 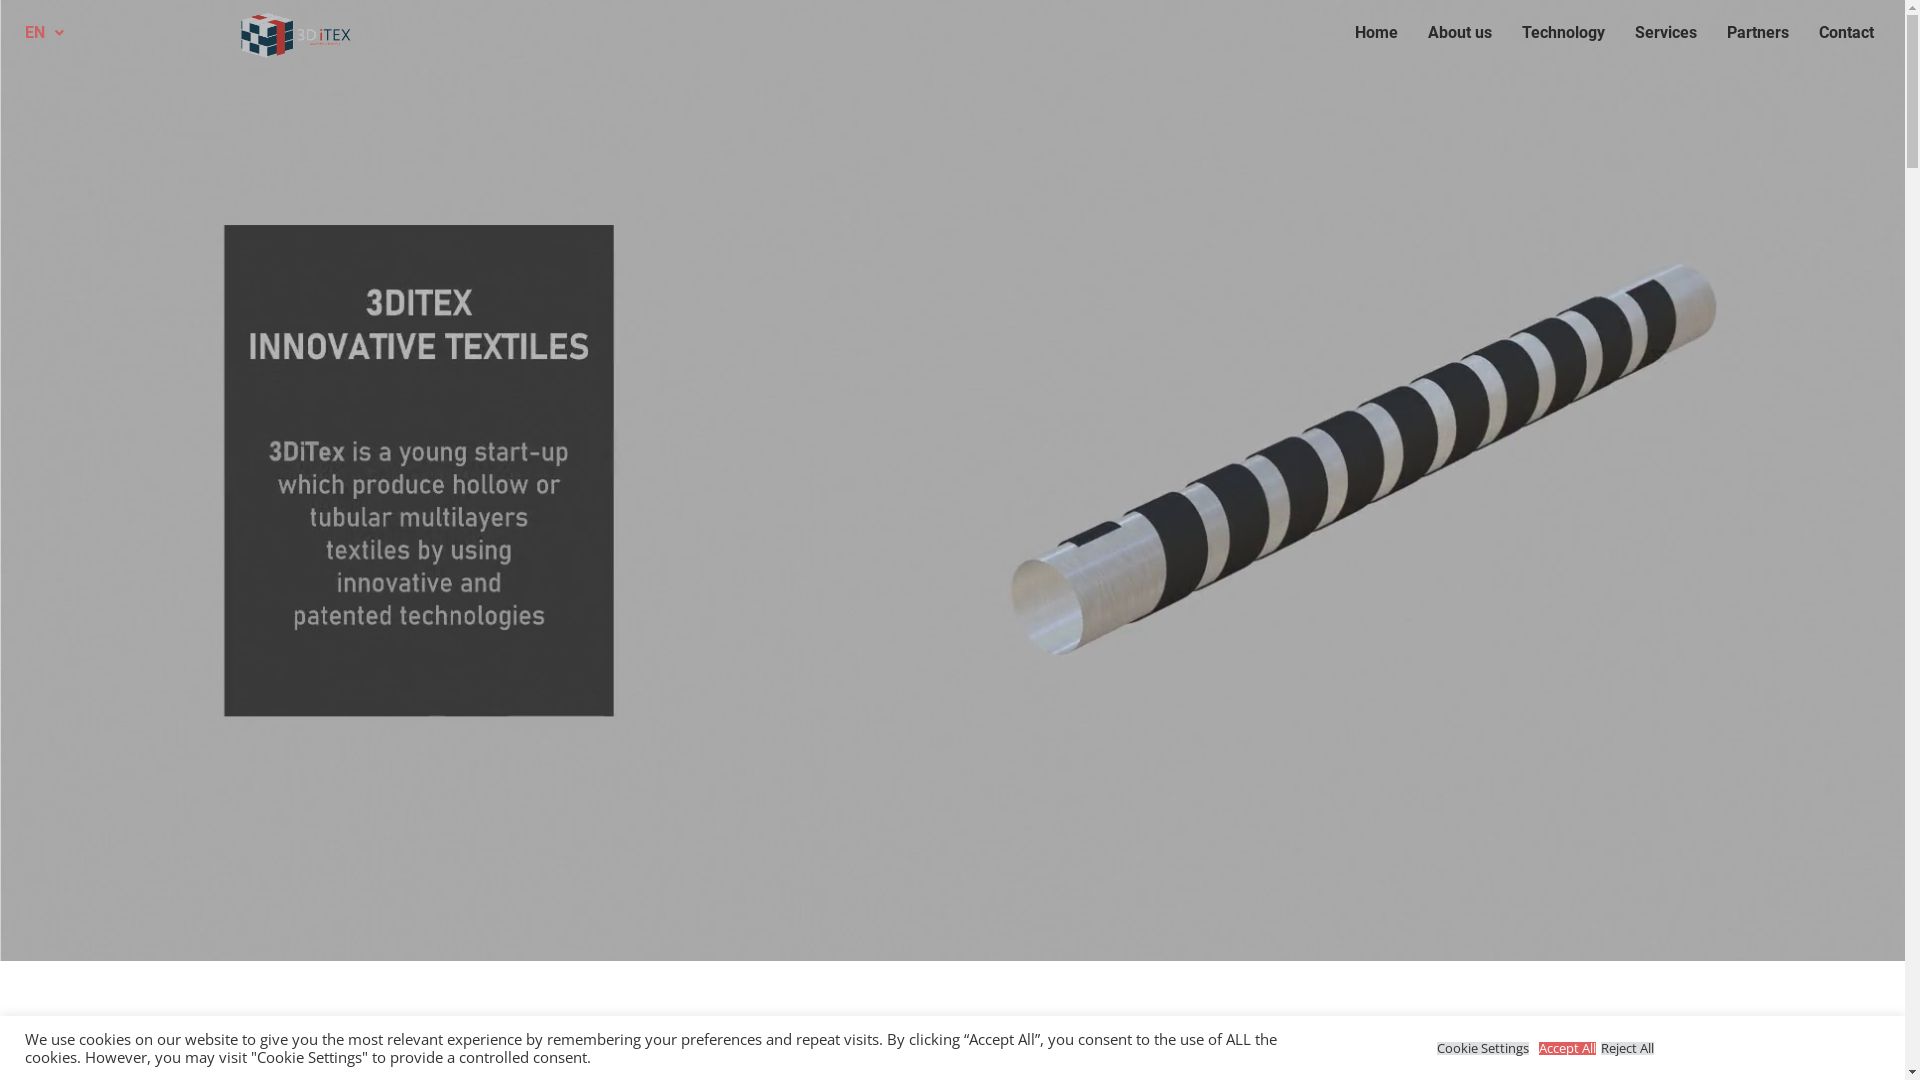 What do you see at coordinates (1627, 1047) in the screenshot?
I see `'Reject All'` at bounding box center [1627, 1047].